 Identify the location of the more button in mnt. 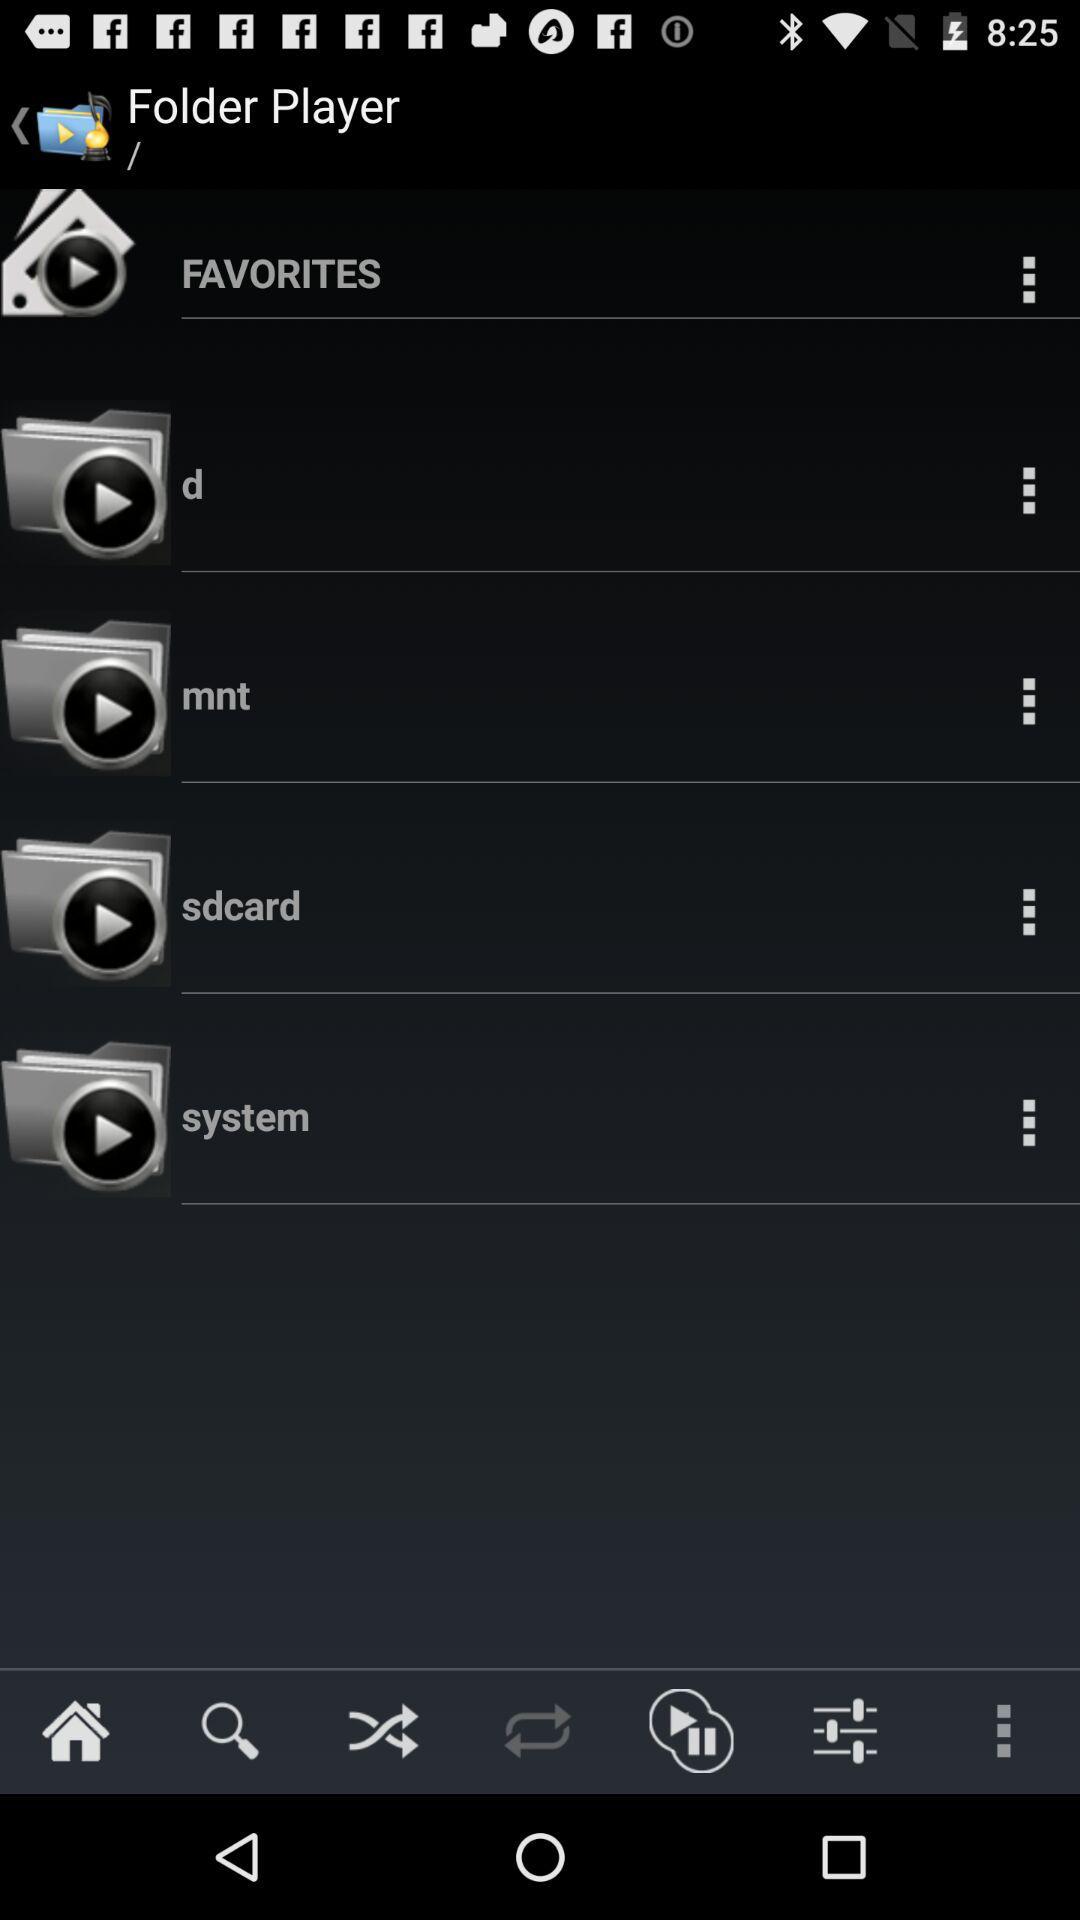
(1028, 700).